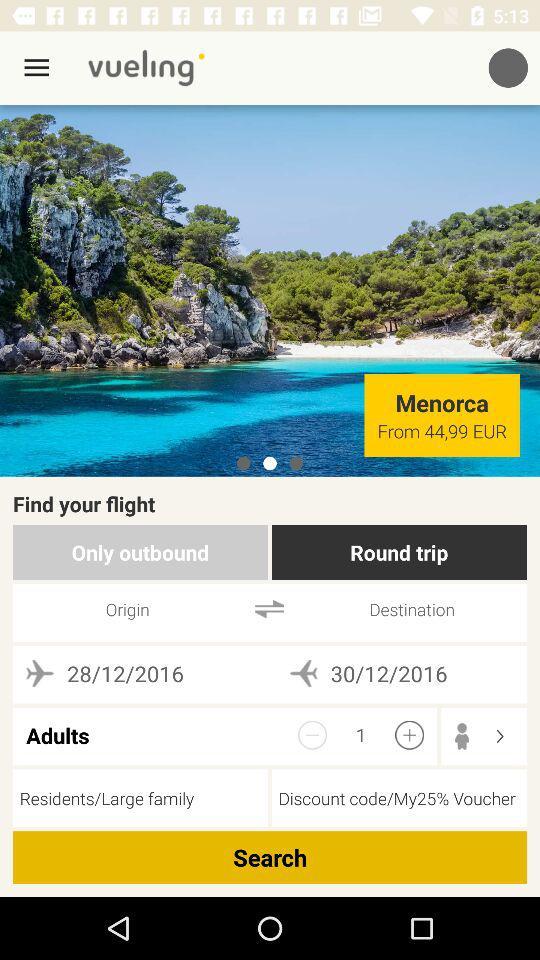 This screenshot has width=540, height=960. What do you see at coordinates (139, 552) in the screenshot?
I see `only outbound icon` at bounding box center [139, 552].